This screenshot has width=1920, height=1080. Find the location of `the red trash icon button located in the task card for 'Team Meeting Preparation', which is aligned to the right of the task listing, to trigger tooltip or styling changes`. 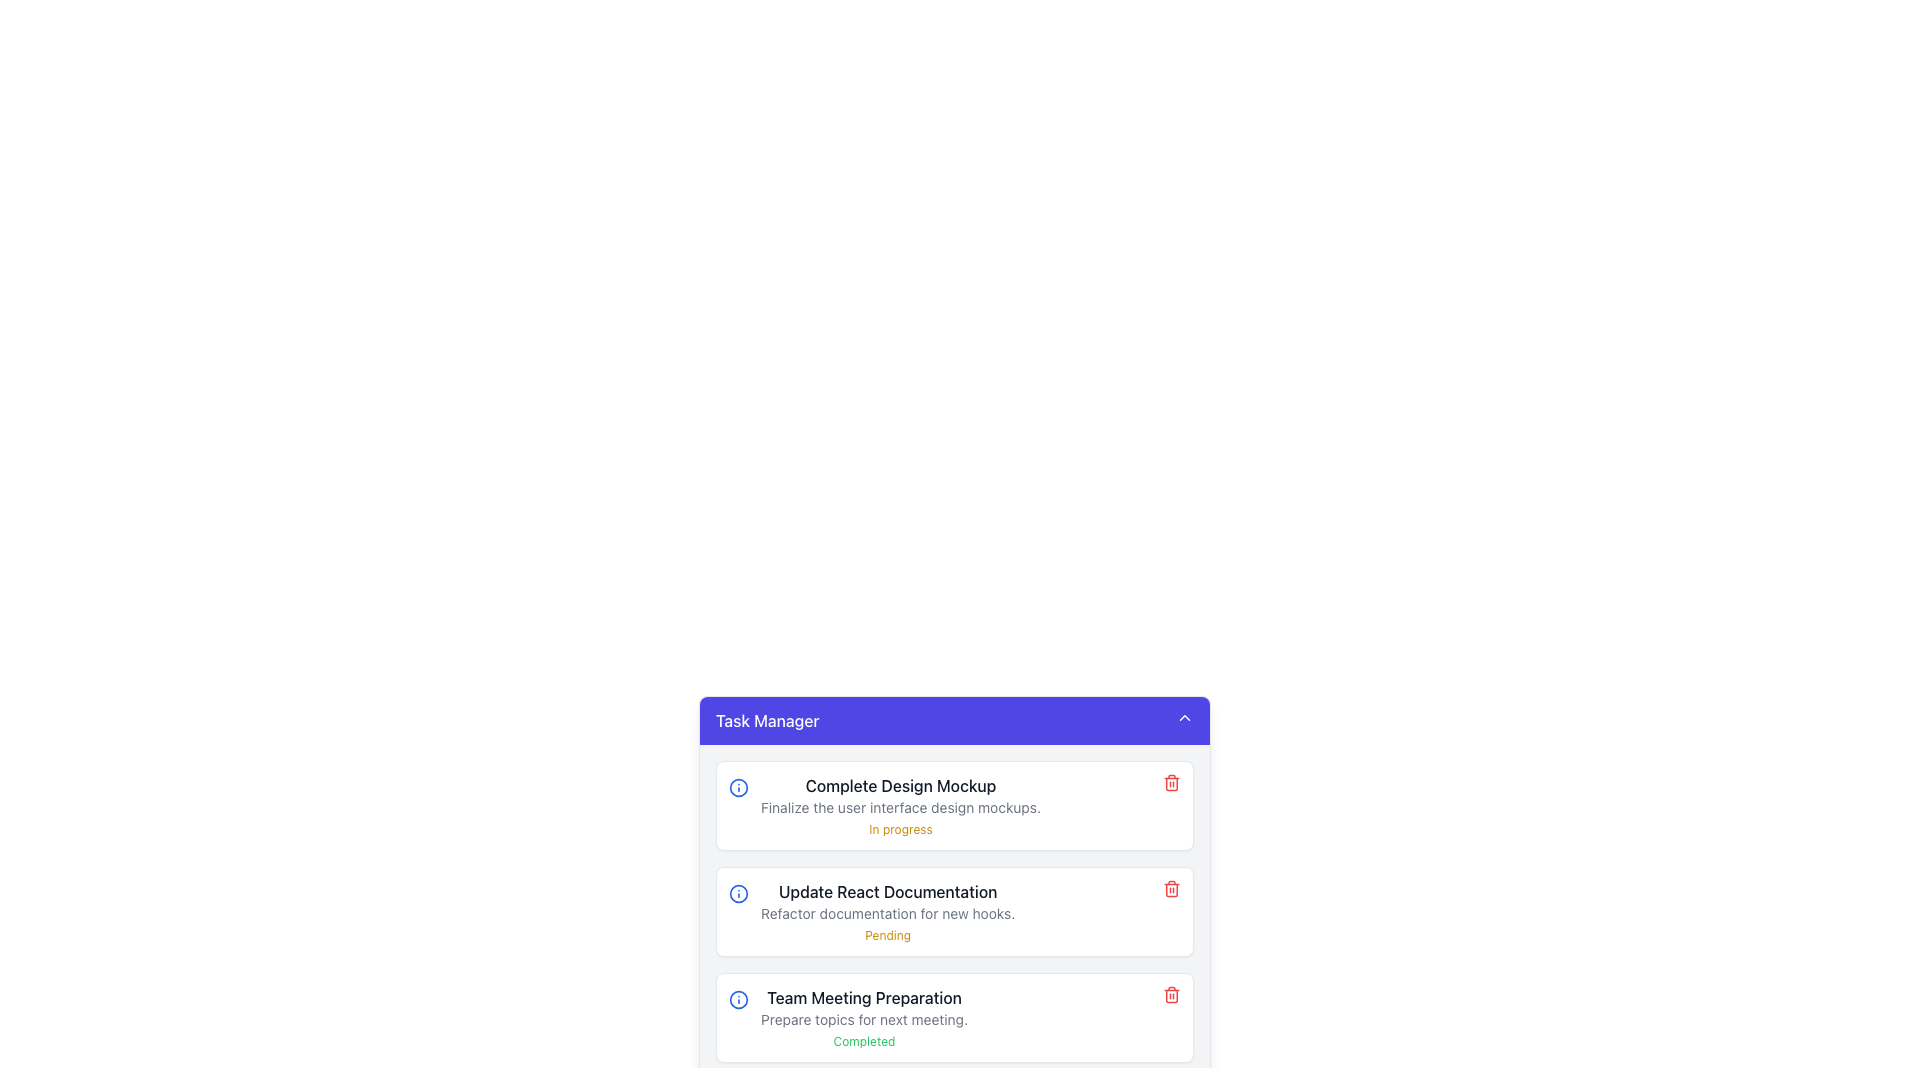

the red trash icon button located in the task card for 'Team Meeting Preparation', which is aligned to the right of the task listing, to trigger tooltip or styling changes is located at coordinates (1171, 995).